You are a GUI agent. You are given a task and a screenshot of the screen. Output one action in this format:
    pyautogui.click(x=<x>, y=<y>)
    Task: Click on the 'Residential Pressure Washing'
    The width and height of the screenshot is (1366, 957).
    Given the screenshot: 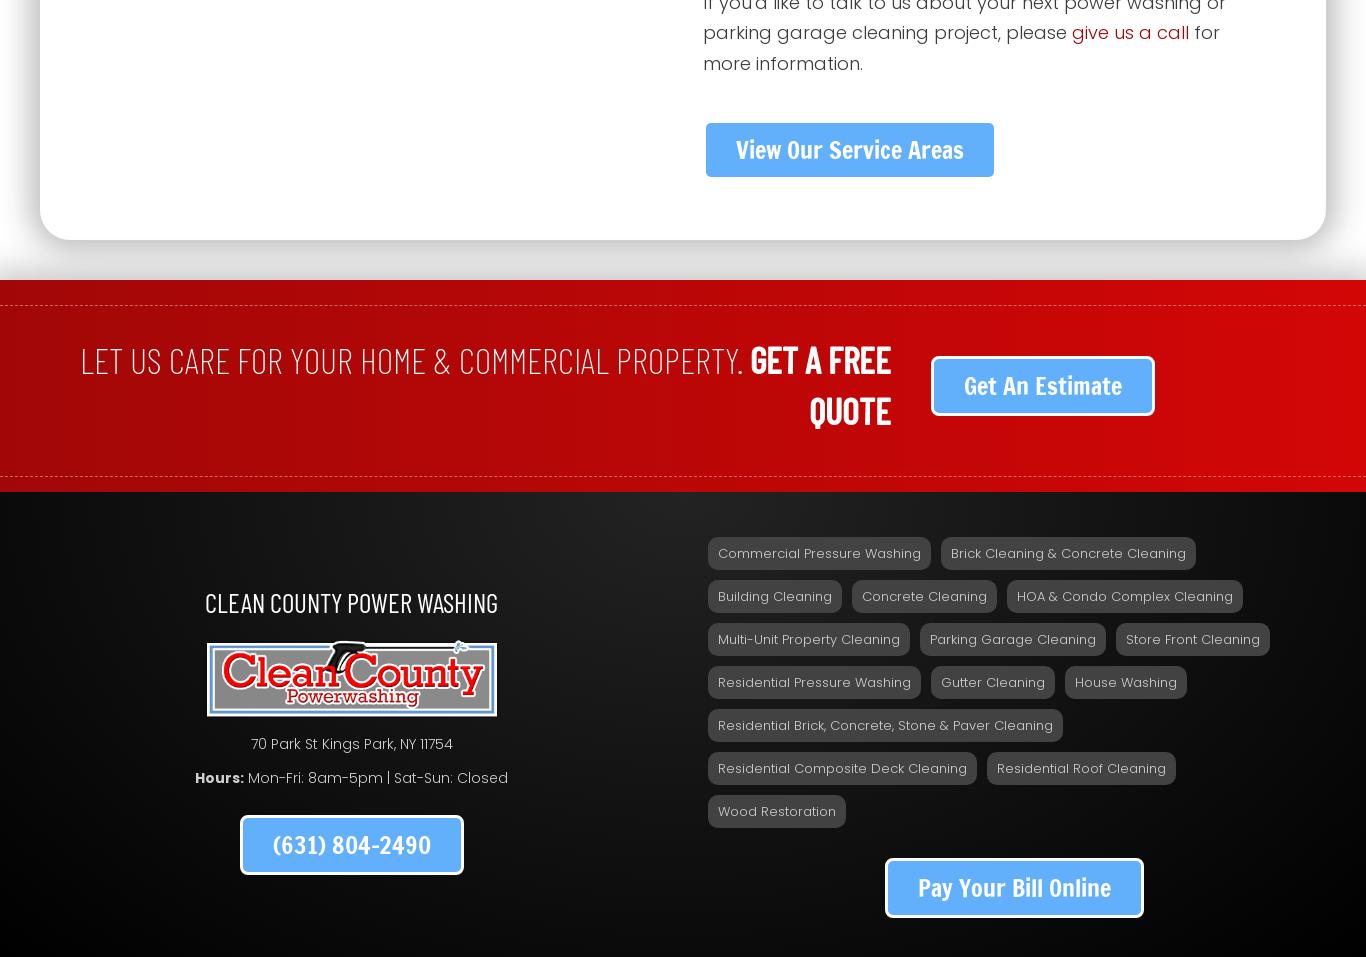 What is the action you would take?
    pyautogui.click(x=813, y=681)
    